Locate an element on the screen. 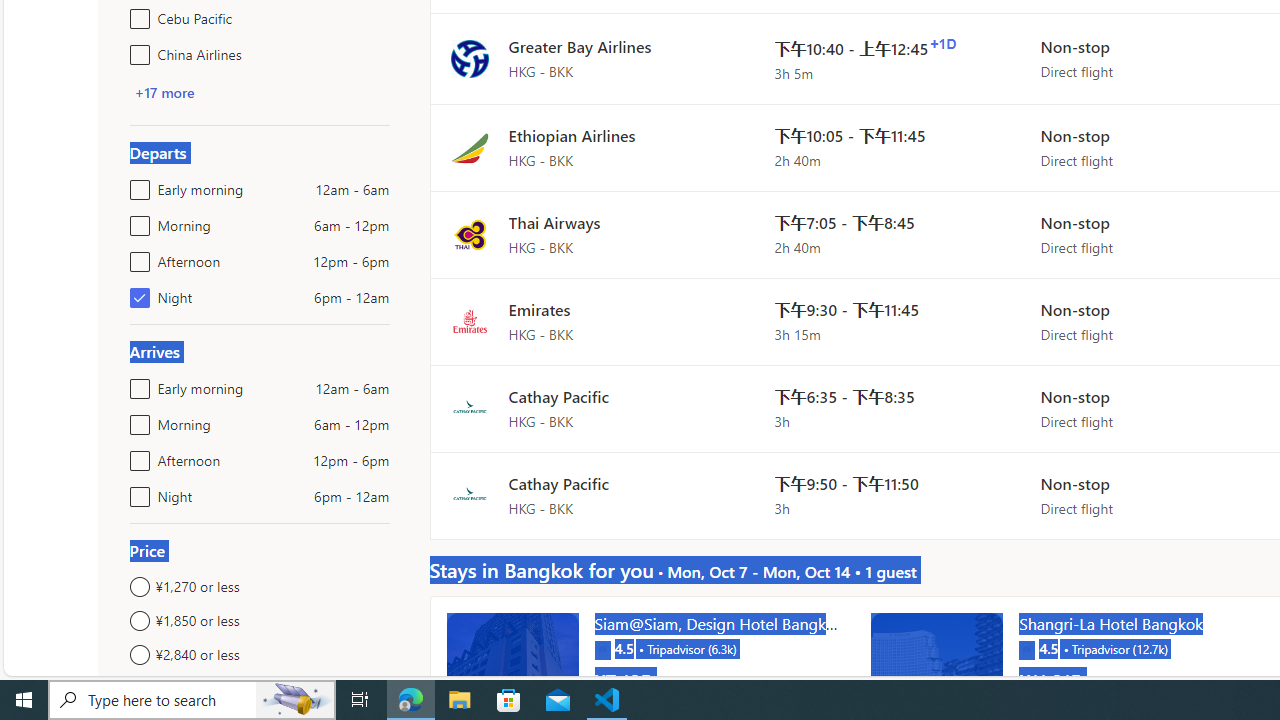  '+17 more' is located at coordinates (164, 92).